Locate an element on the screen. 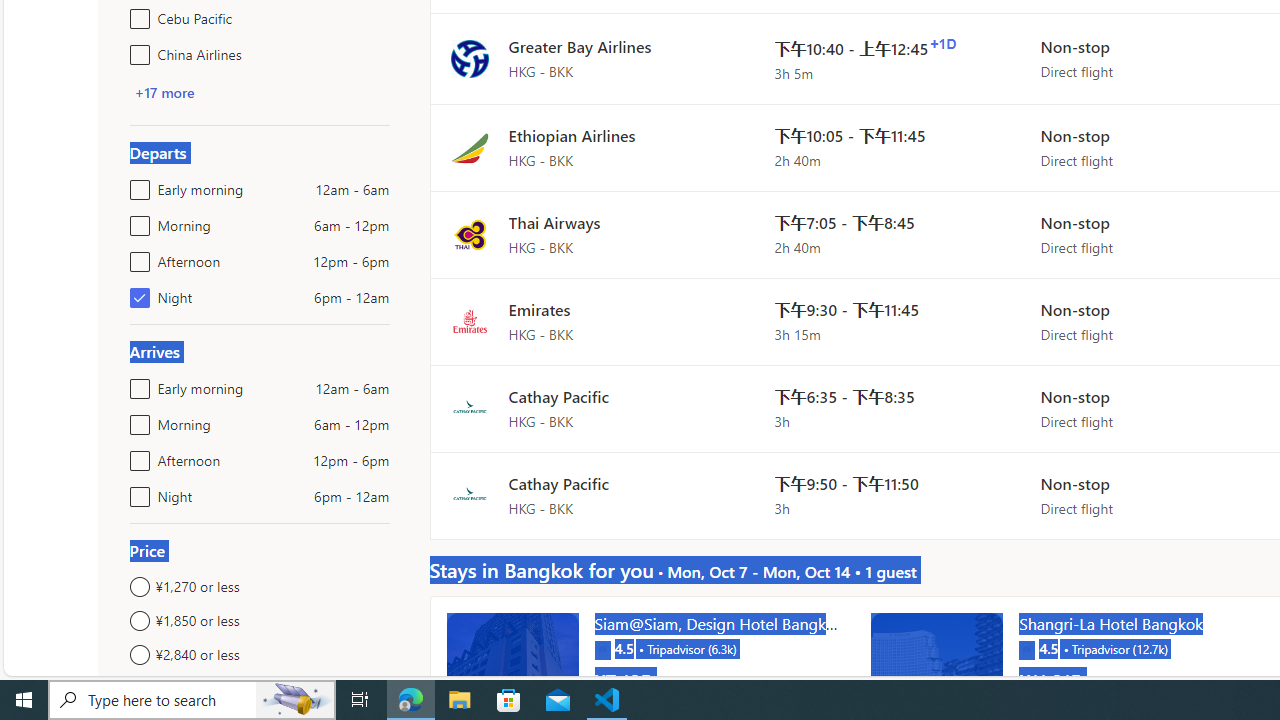  '+17 more' is located at coordinates (164, 92).